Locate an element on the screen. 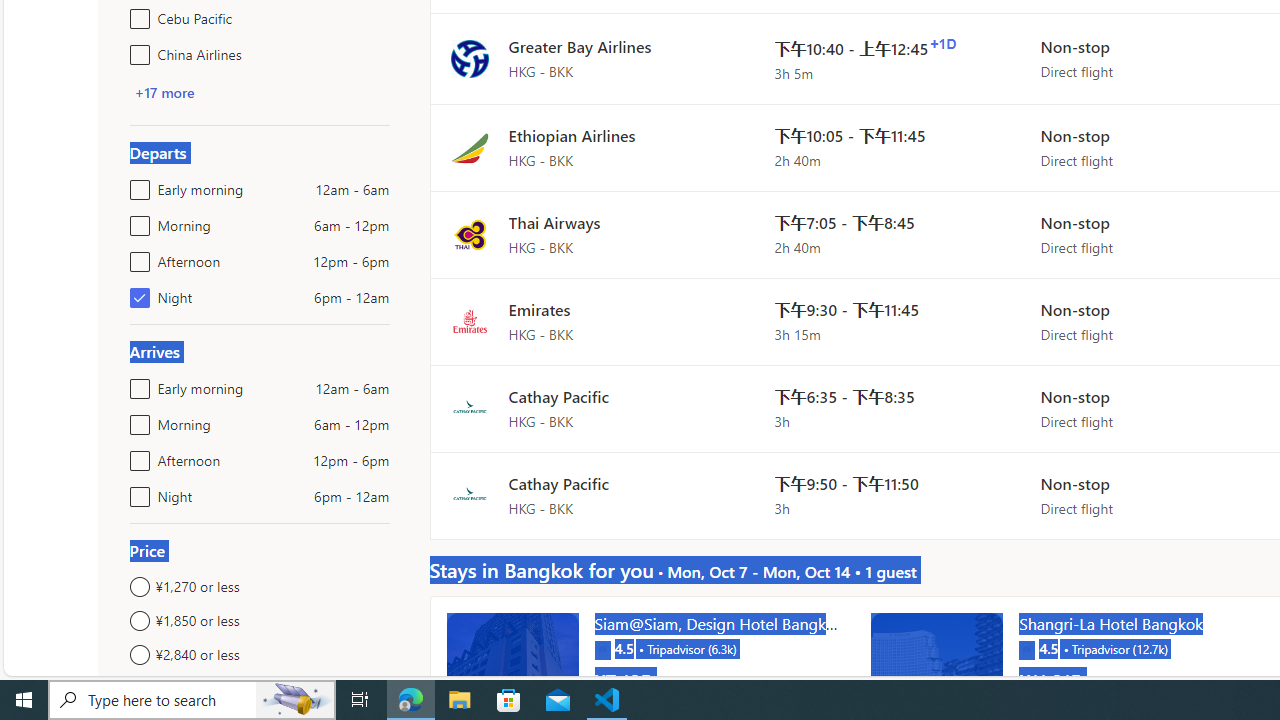  '+17 more' is located at coordinates (164, 92).